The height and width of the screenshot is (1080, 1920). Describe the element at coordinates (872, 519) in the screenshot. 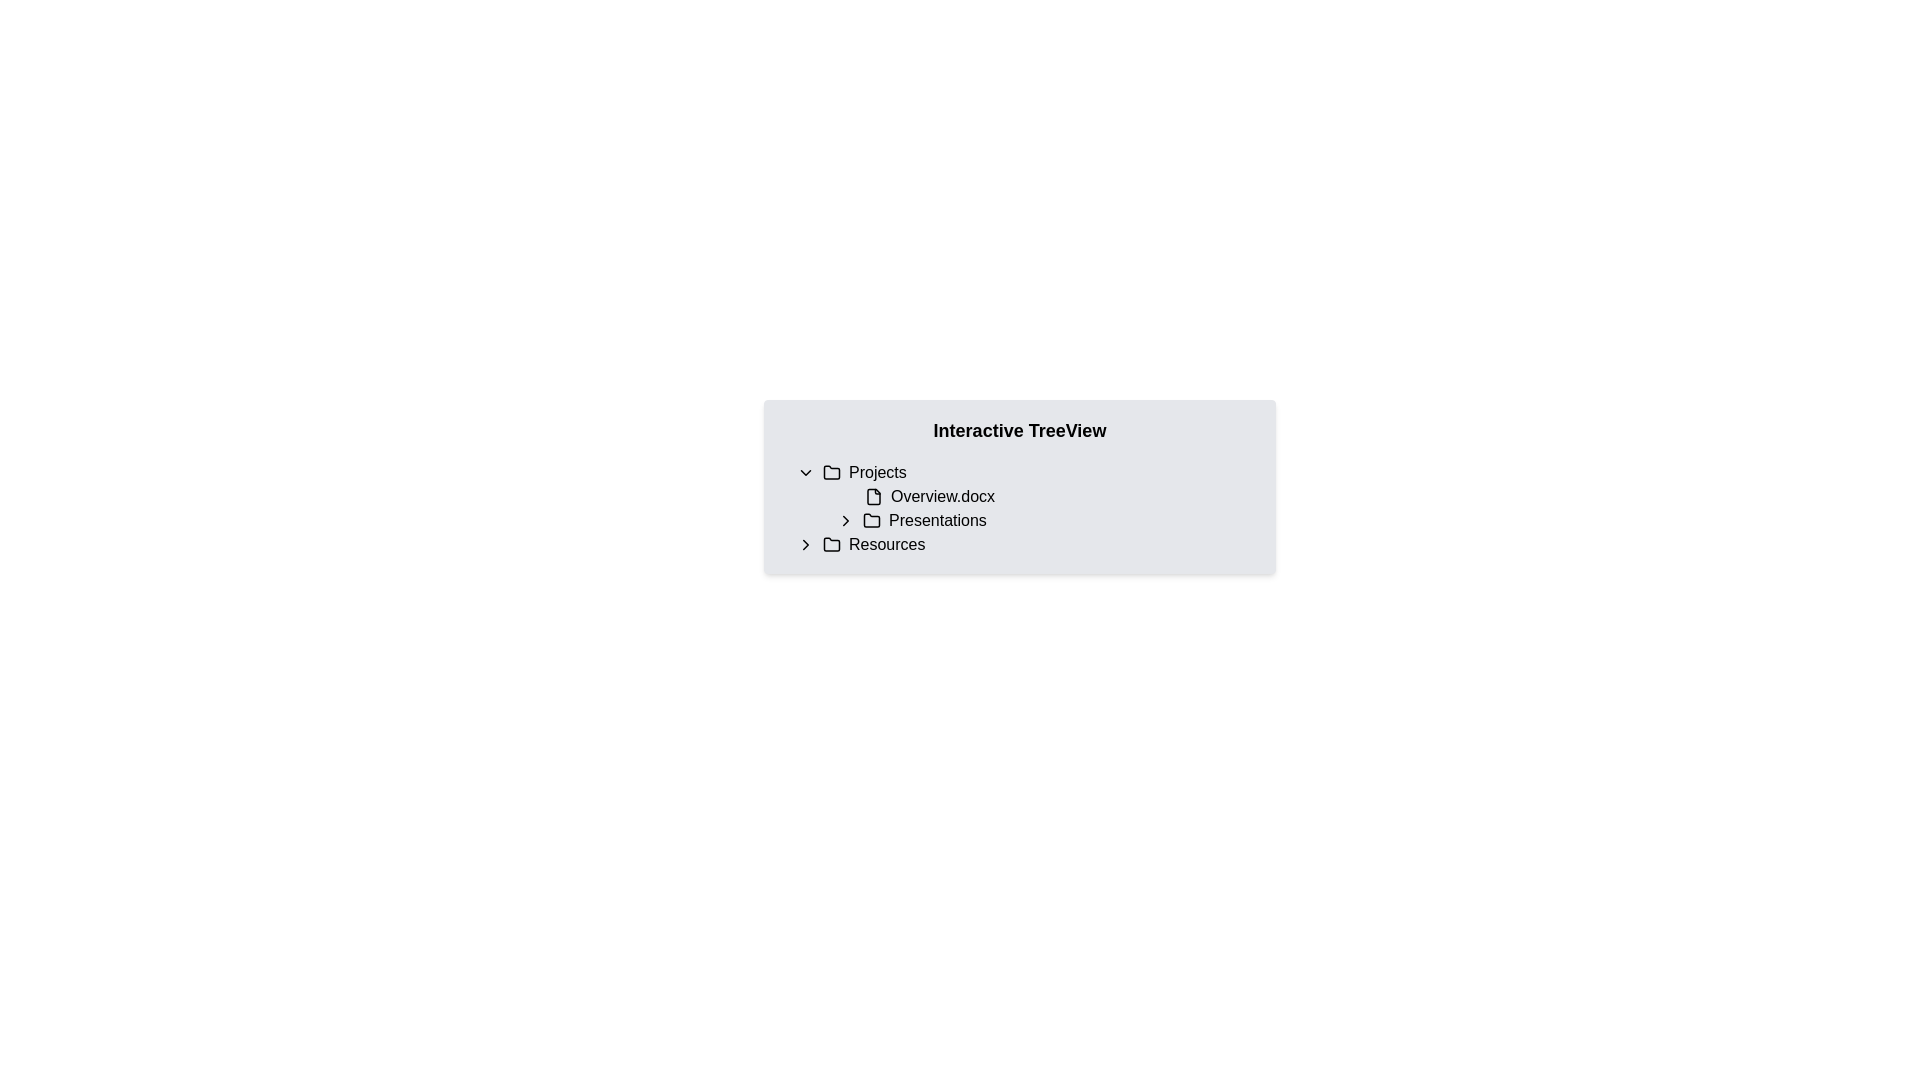

I see `the small folder icon located to the left of the label 'Presentations' in the horizontal arrangement of icons` at that location.